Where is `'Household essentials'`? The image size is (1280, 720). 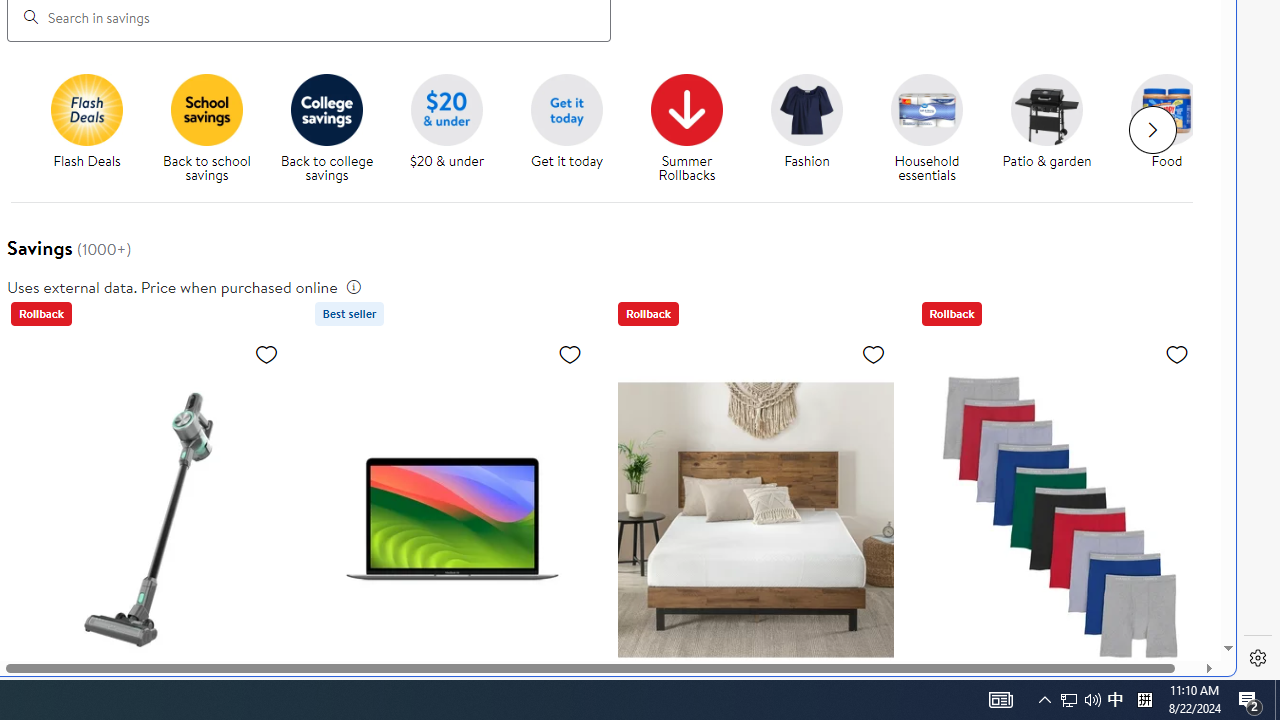
'Household essentials' is located at coordinates (934, 129).